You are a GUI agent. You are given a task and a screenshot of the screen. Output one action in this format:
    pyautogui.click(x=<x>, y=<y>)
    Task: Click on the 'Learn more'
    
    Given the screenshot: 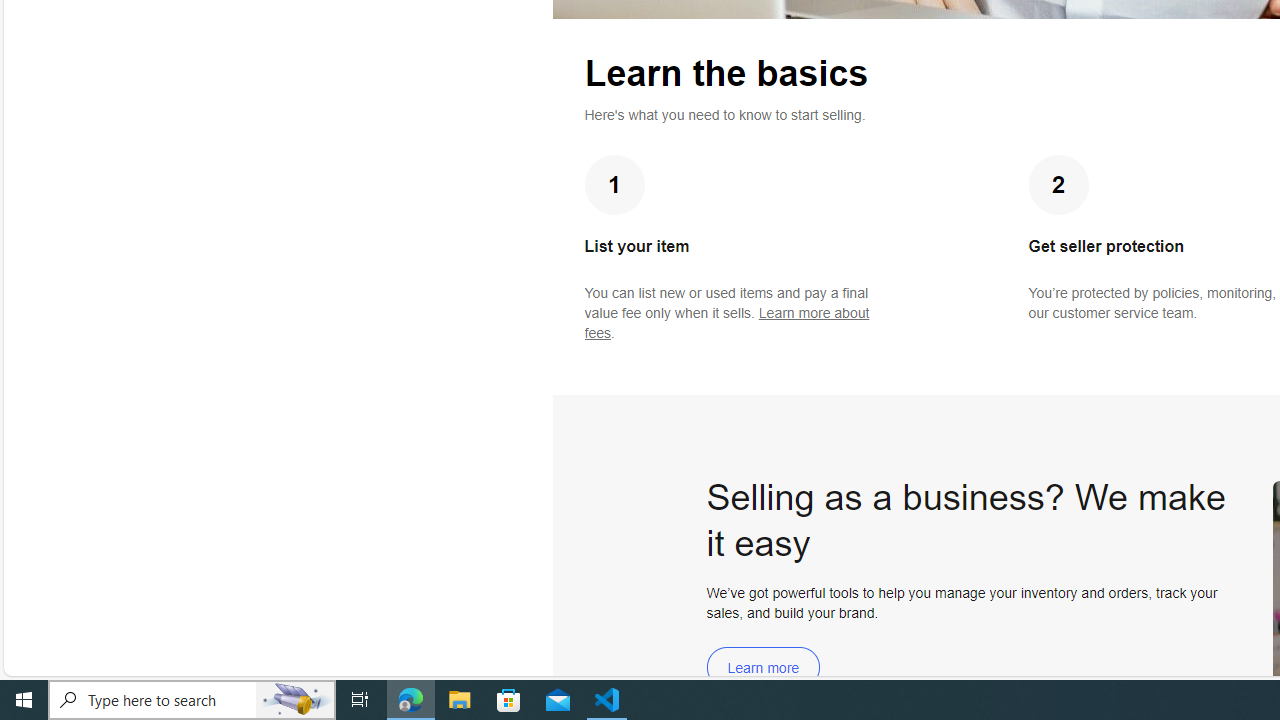 What is the action you would take?
    pyautogui.click(x=762, y=667)
    